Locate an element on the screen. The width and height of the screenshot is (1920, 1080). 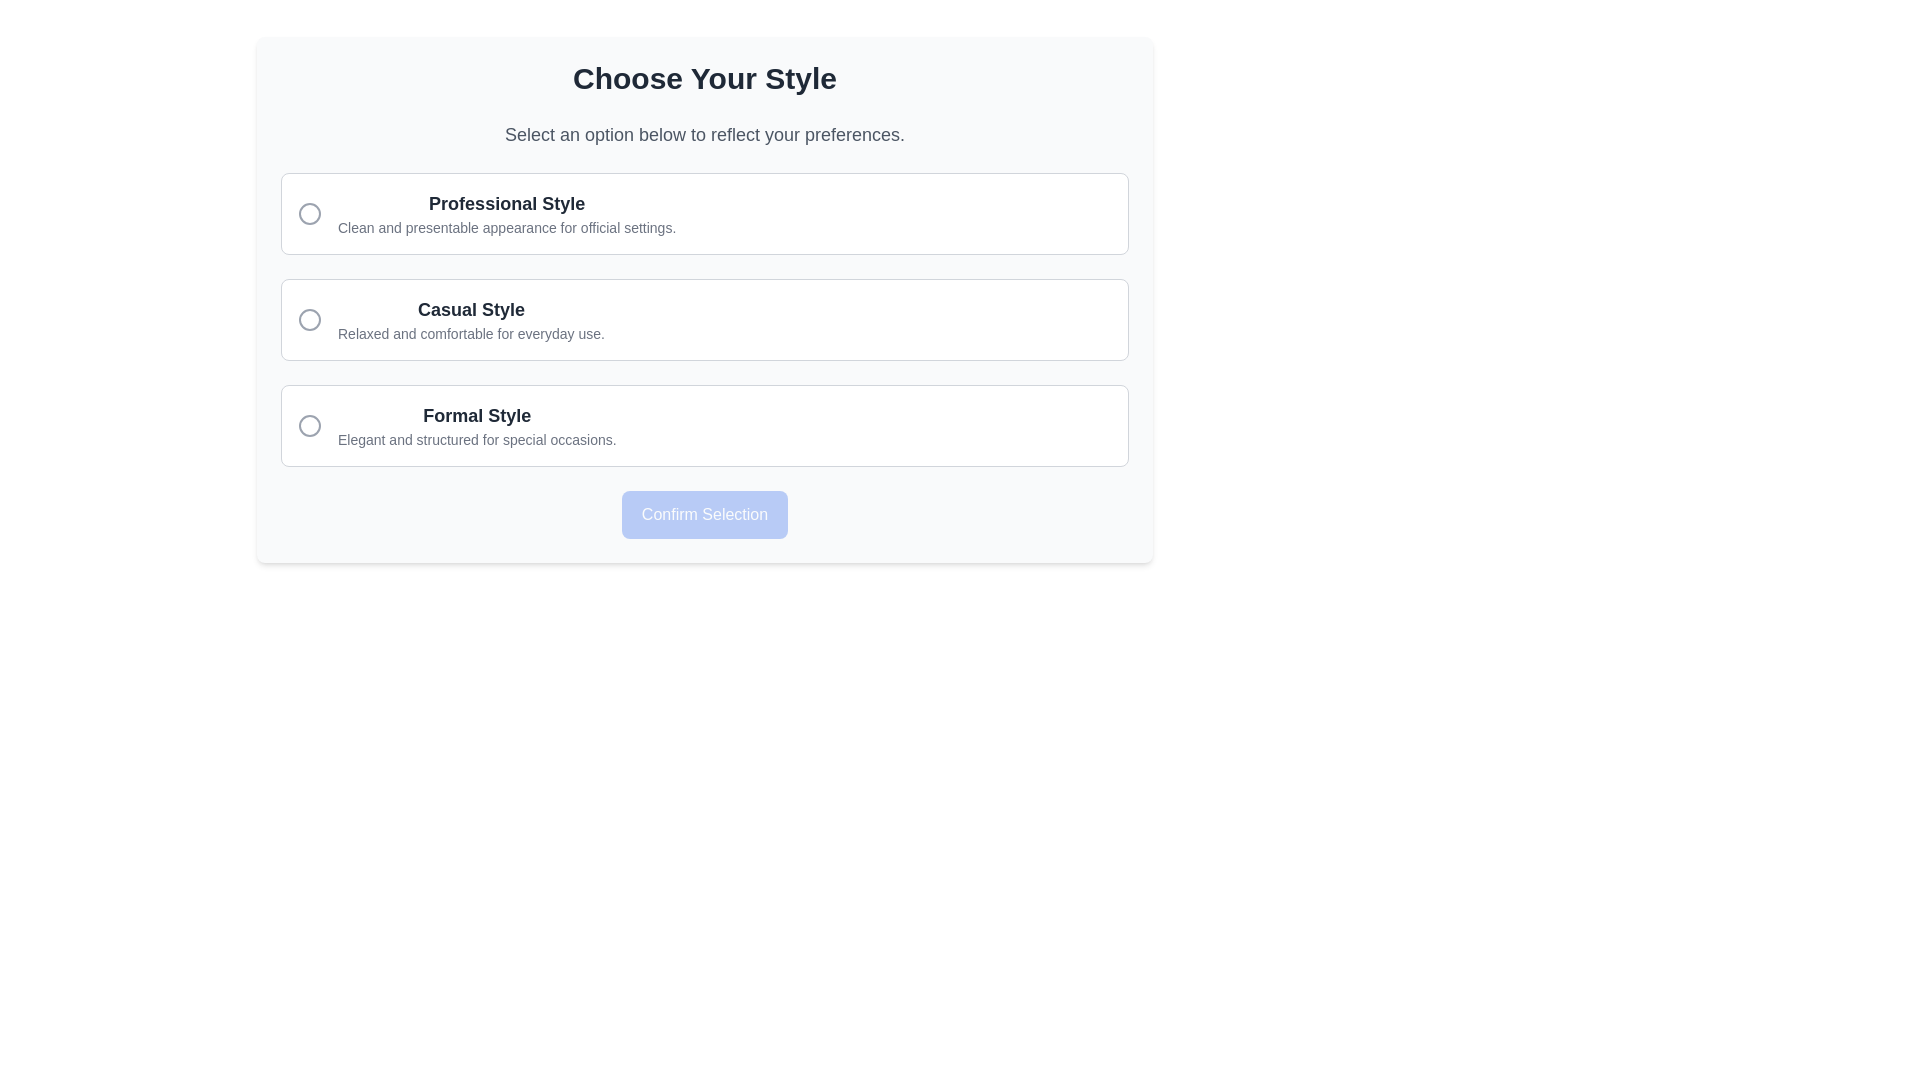
the selectable option labeled 'Casual Style' which features a circular radio button on the left and a description on the right is located at coordinates (705, 319).